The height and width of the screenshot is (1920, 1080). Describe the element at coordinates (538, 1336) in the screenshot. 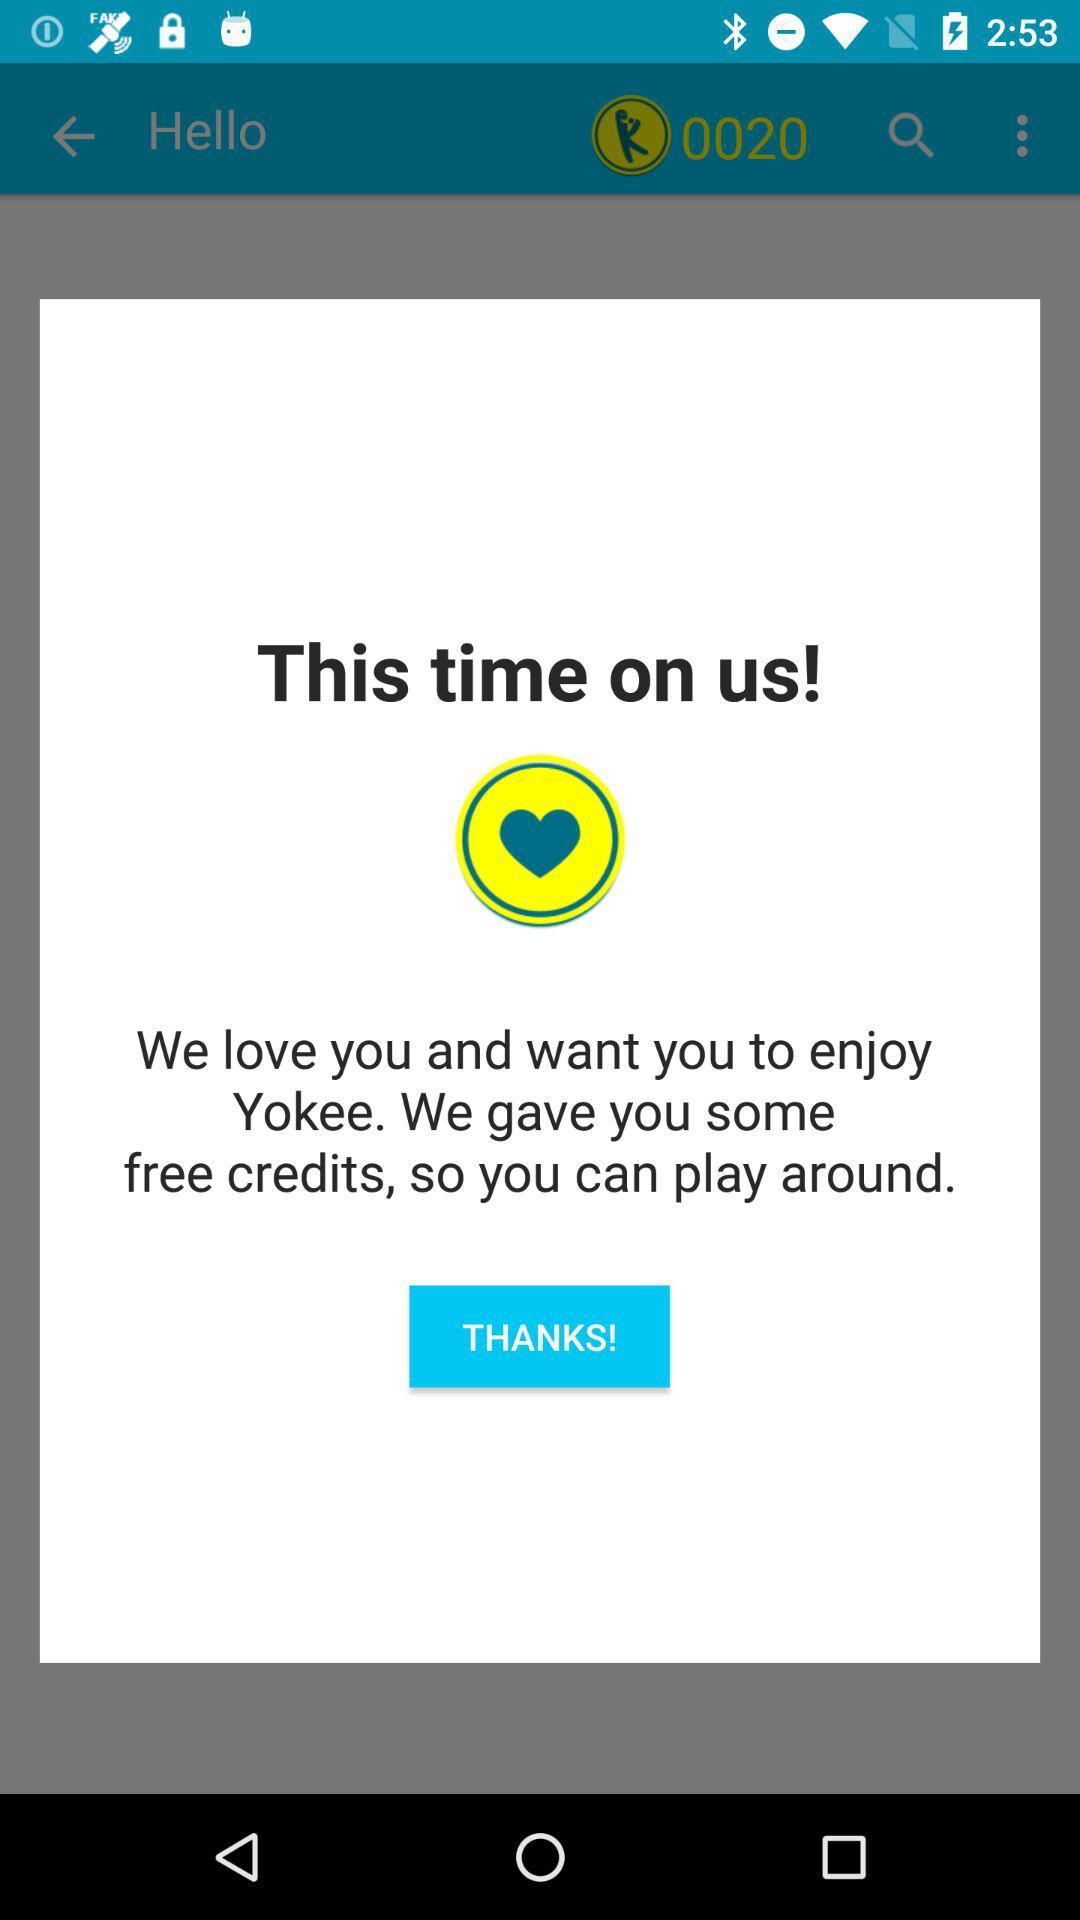

I see `icon below we love you item` at that location.